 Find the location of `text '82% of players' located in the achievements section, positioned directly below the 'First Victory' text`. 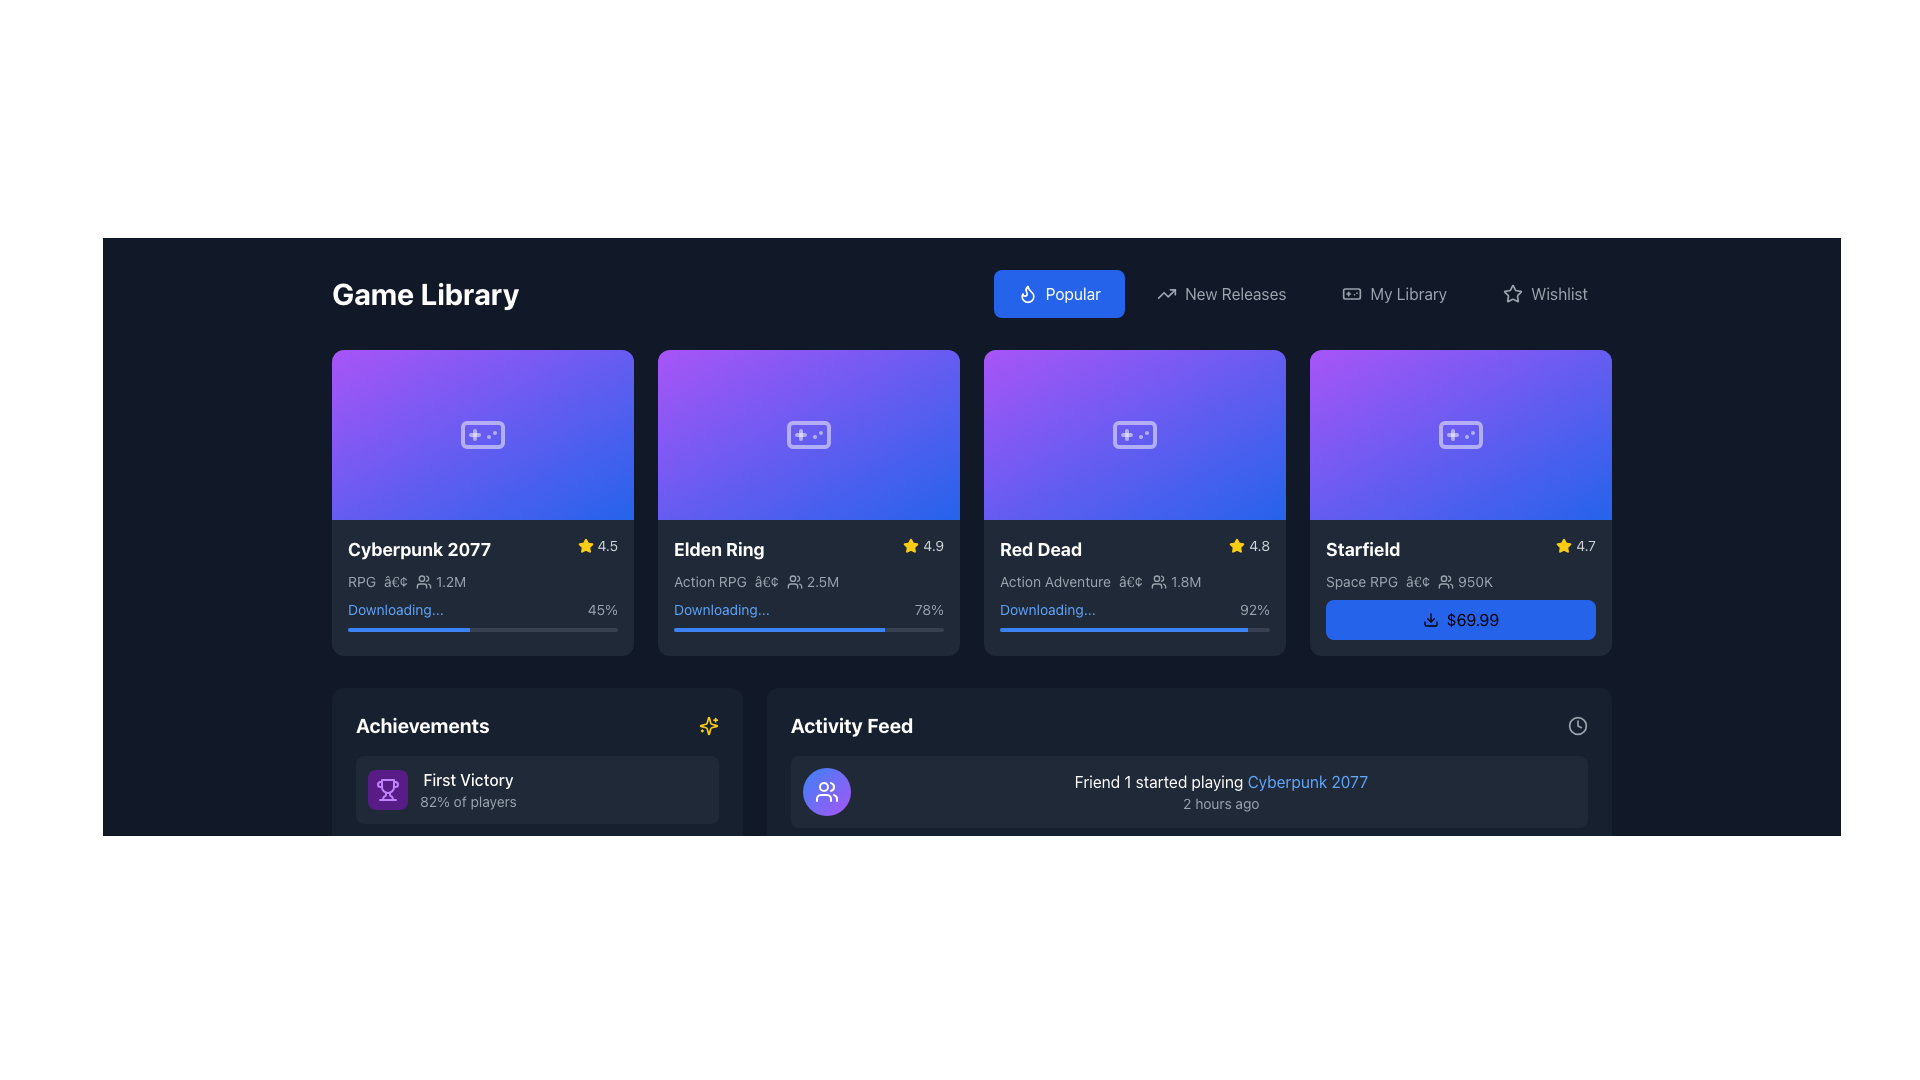

text '82% of players' located in the achievements section, positioned directly below the 'First Victory' text is located at coordinates (467, 800).